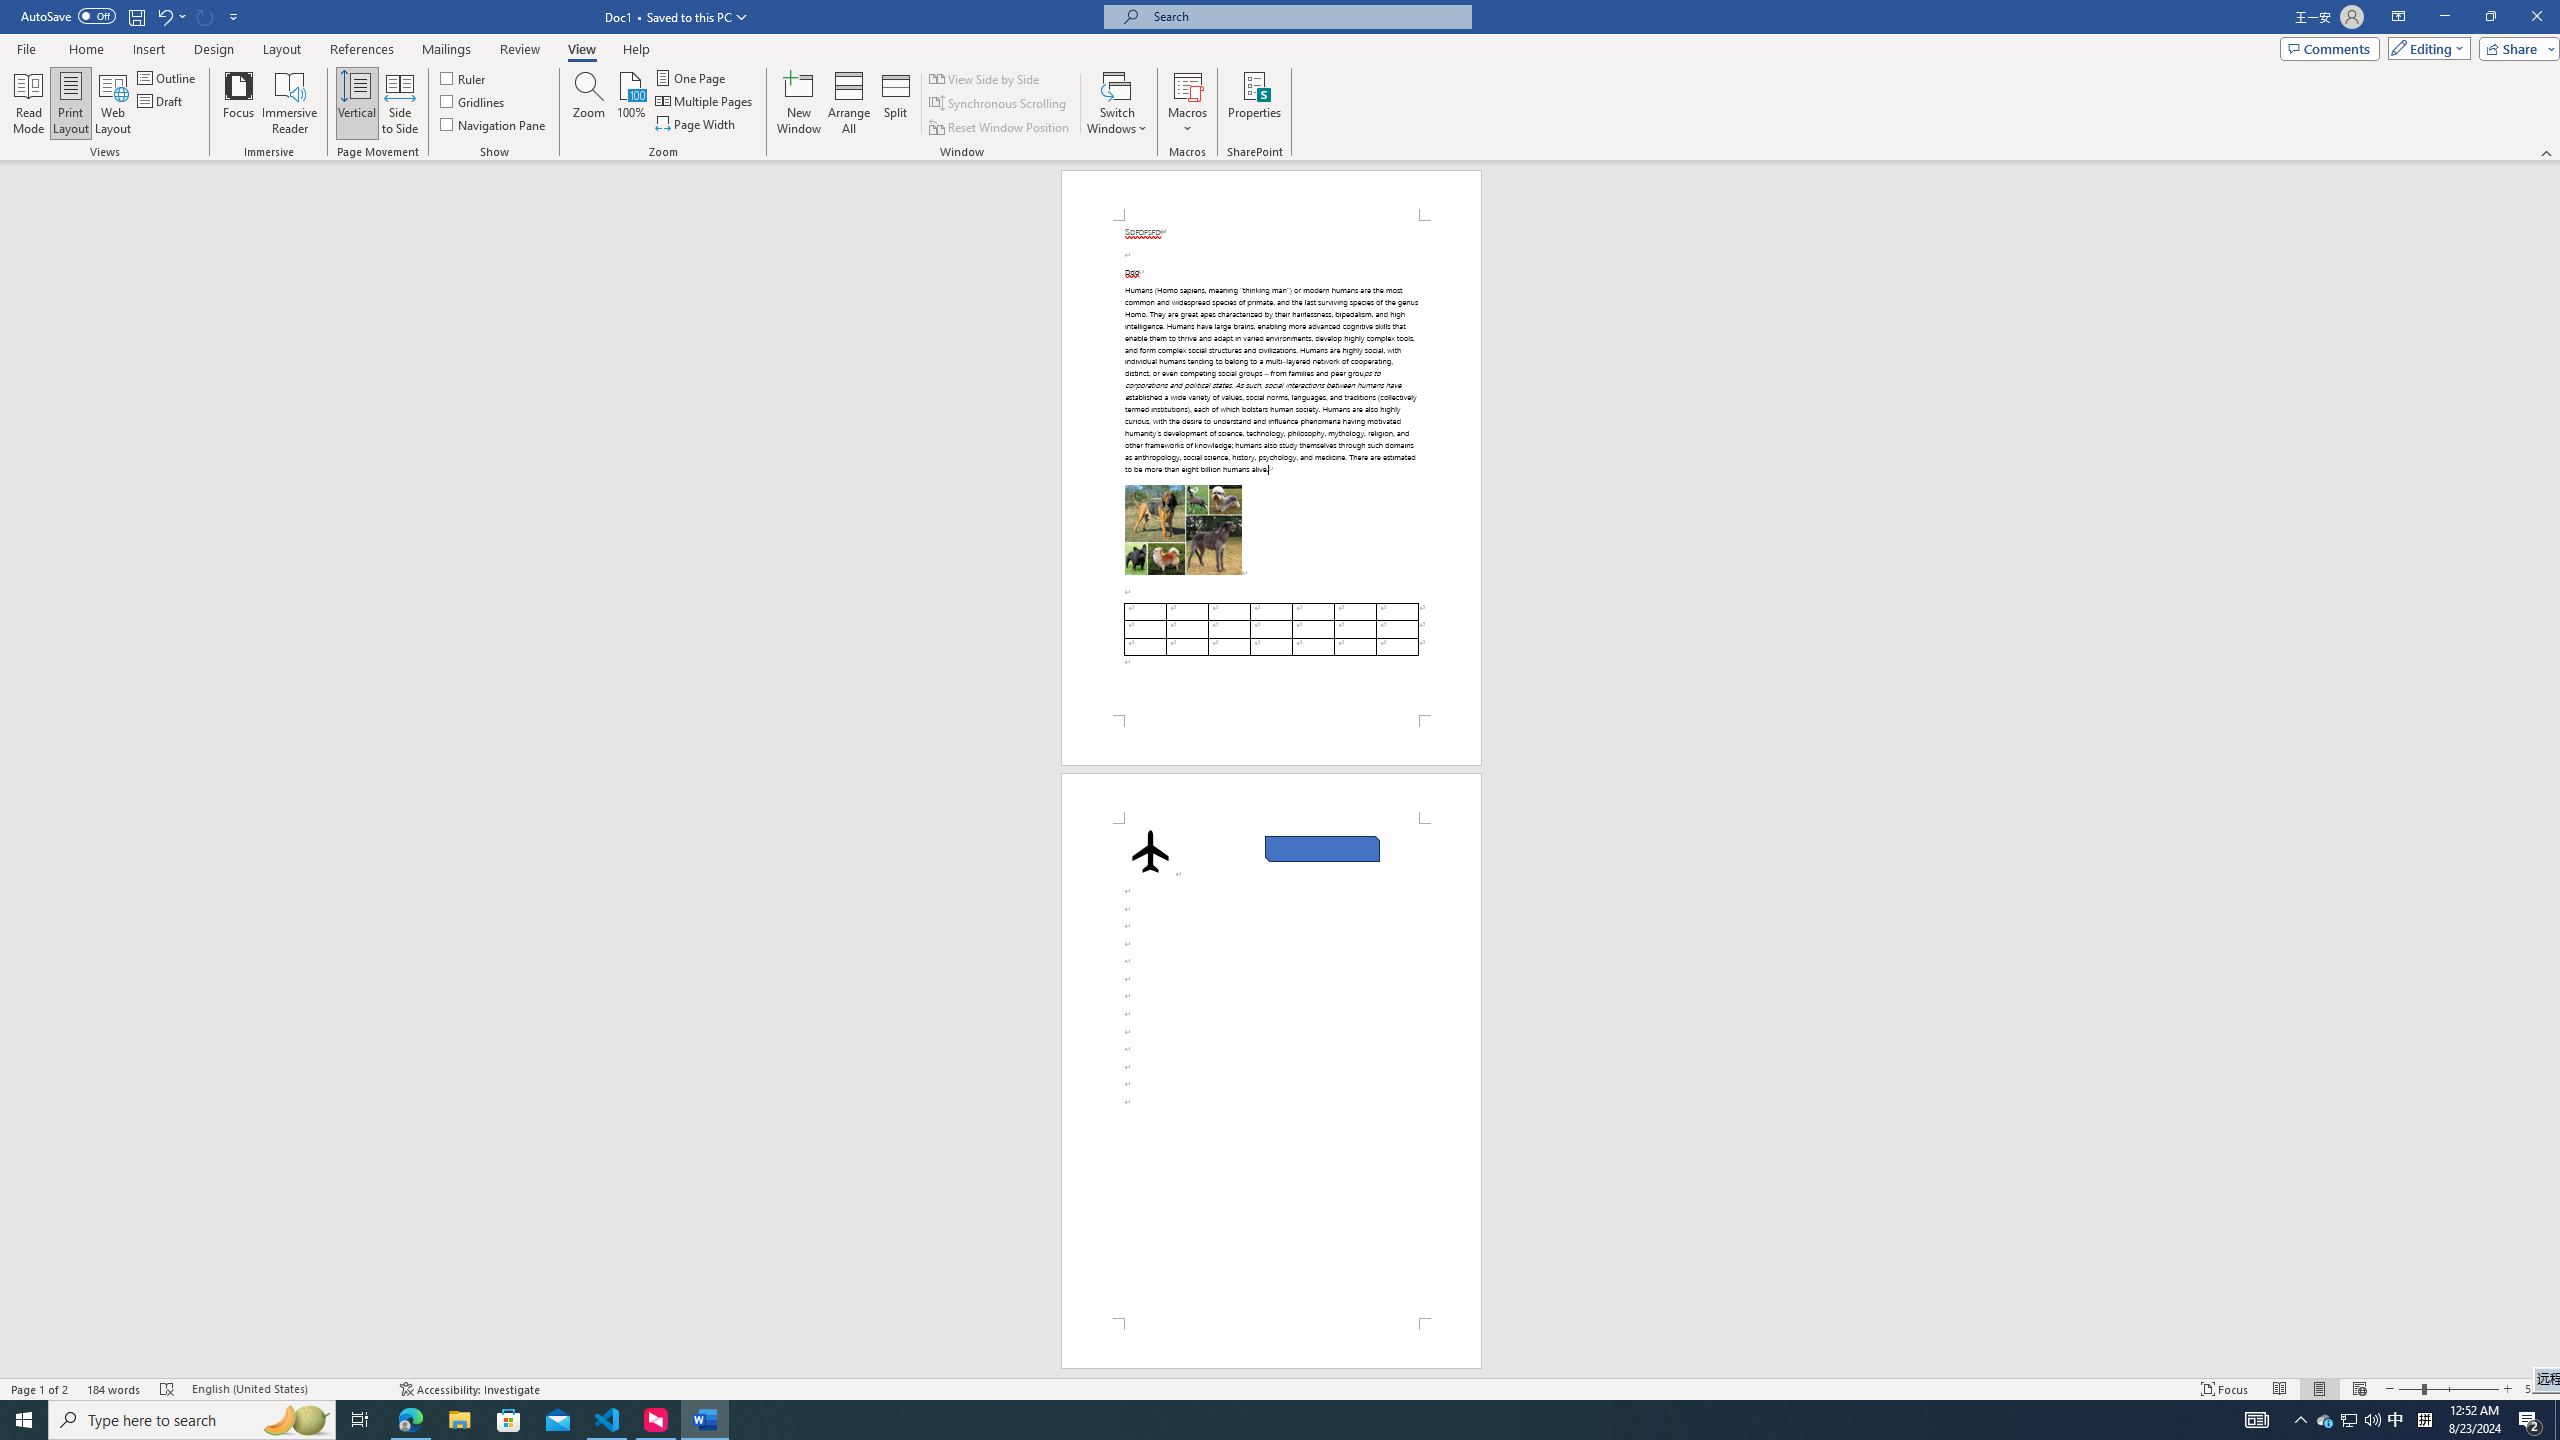 This screenshot has width=2560, height=1440. I want to click on '100%', so click(631, 103).